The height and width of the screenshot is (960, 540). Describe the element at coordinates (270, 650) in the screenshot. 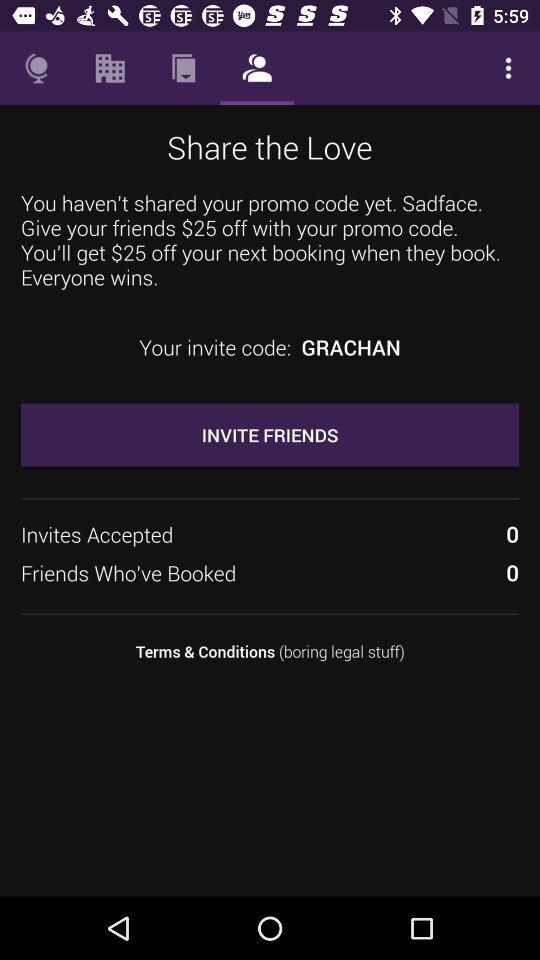

I see `terms conditions boring` at that location.